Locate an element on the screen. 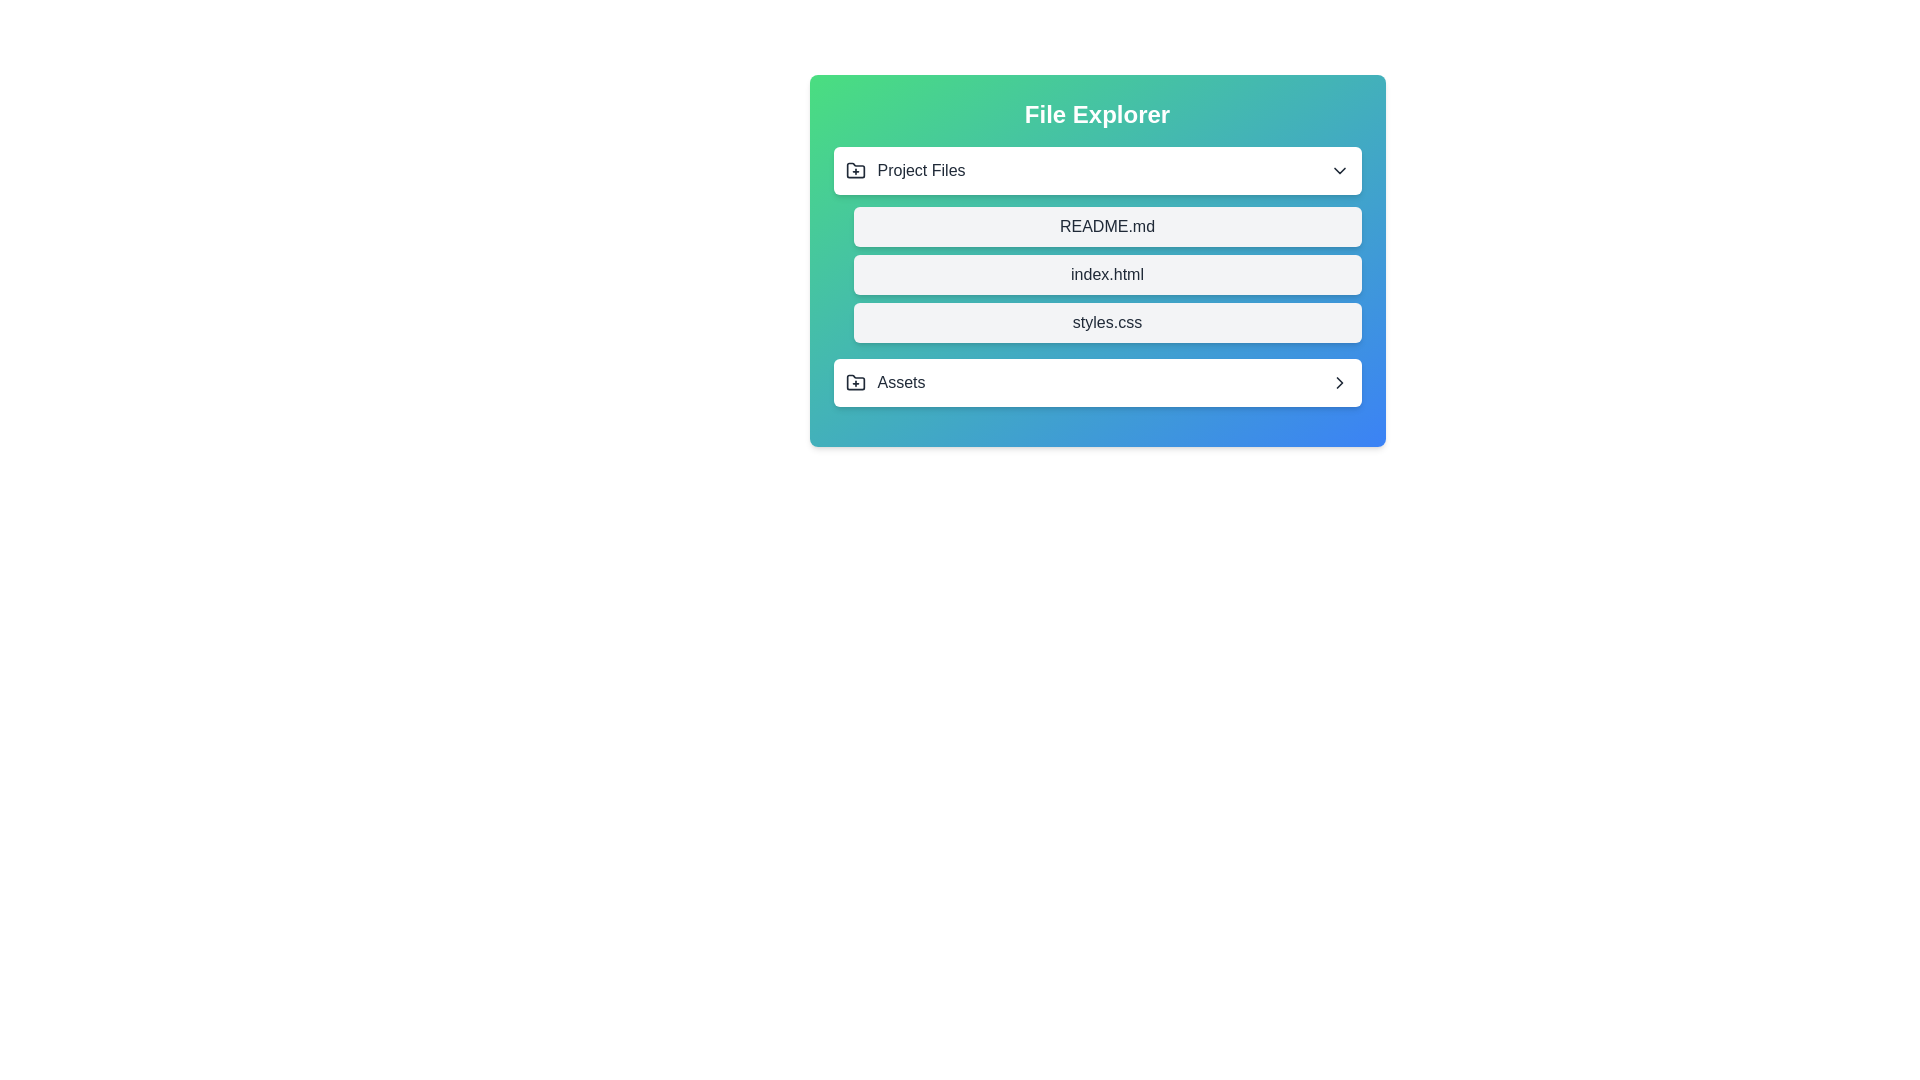  the 'Assets' label with a folder icon located is located at coordinates (883, 382).